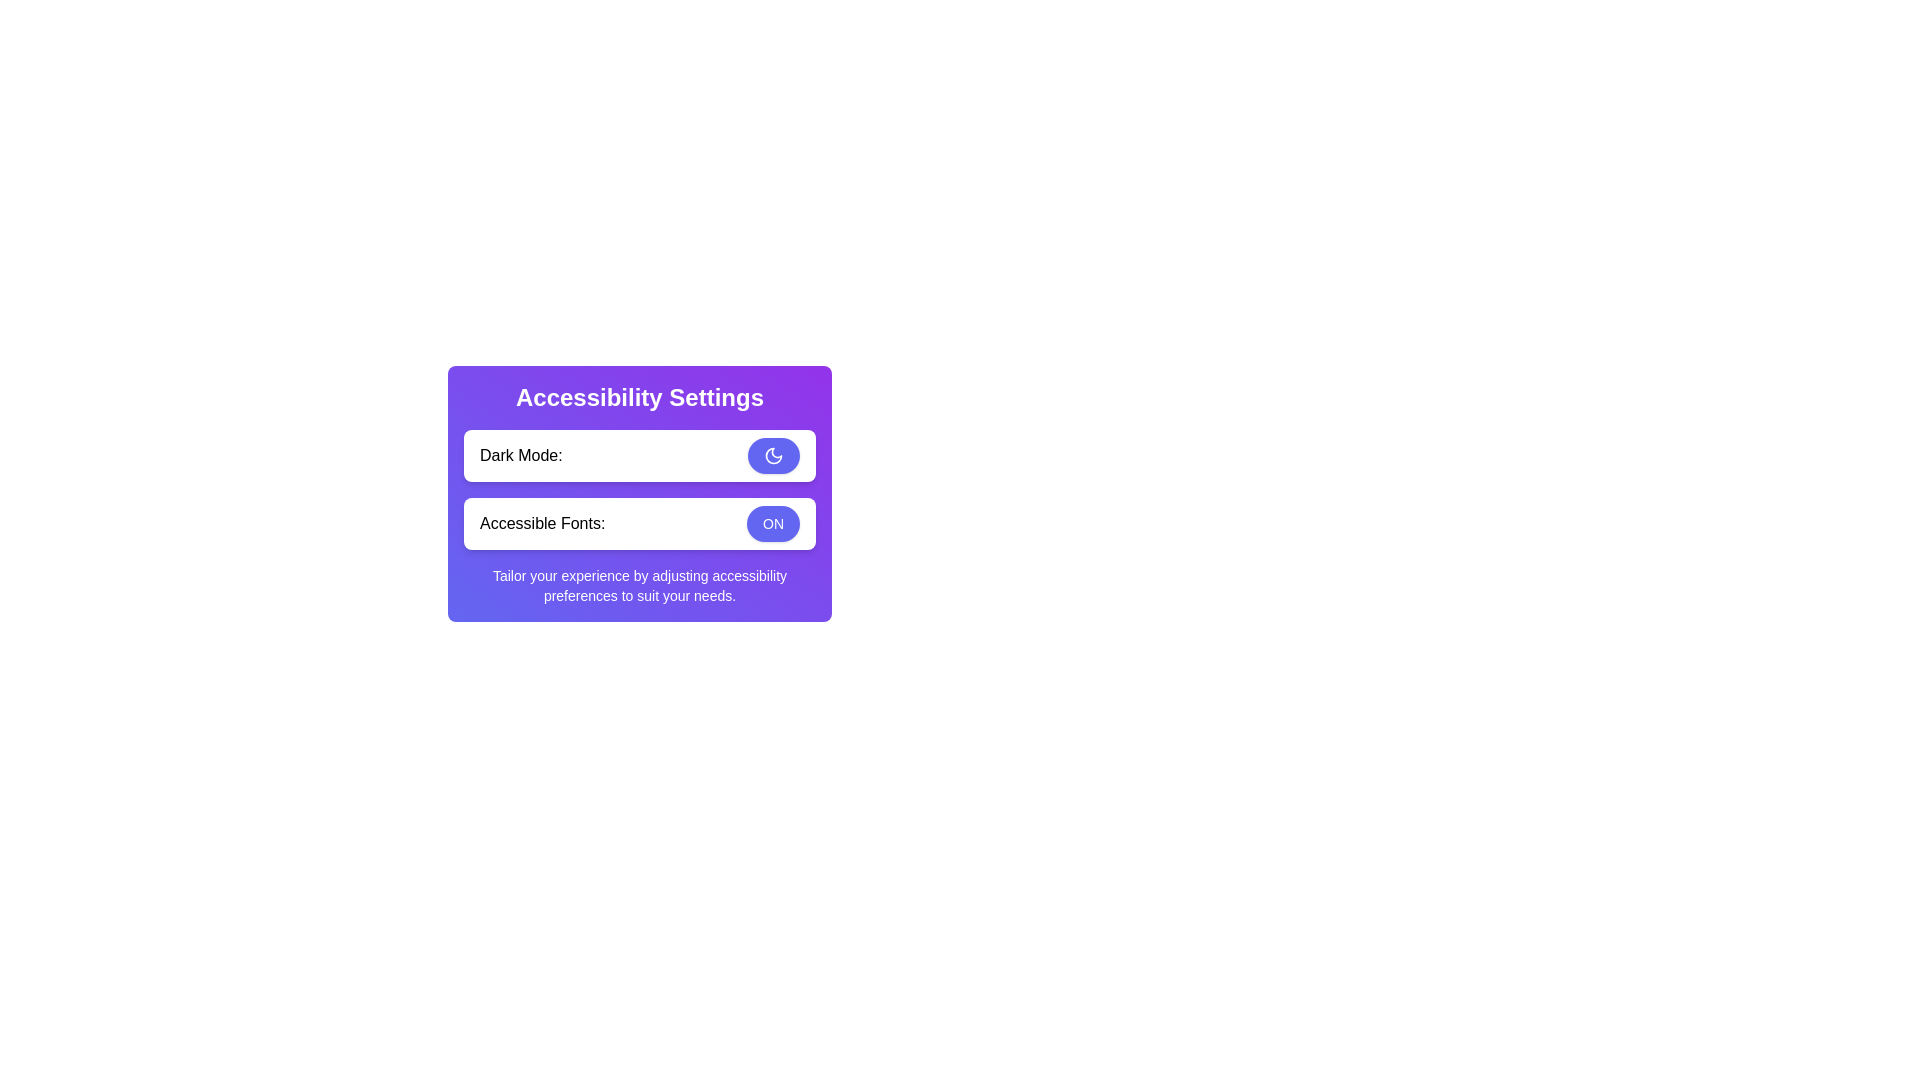 The height and width of the screenshot is (1080, 1920). Describe the element at coordinates (772, 455) in the screenshot. I see `the Dark Mode icon located to the right of the 'Dark Mode:' label in the control interface` at that location.